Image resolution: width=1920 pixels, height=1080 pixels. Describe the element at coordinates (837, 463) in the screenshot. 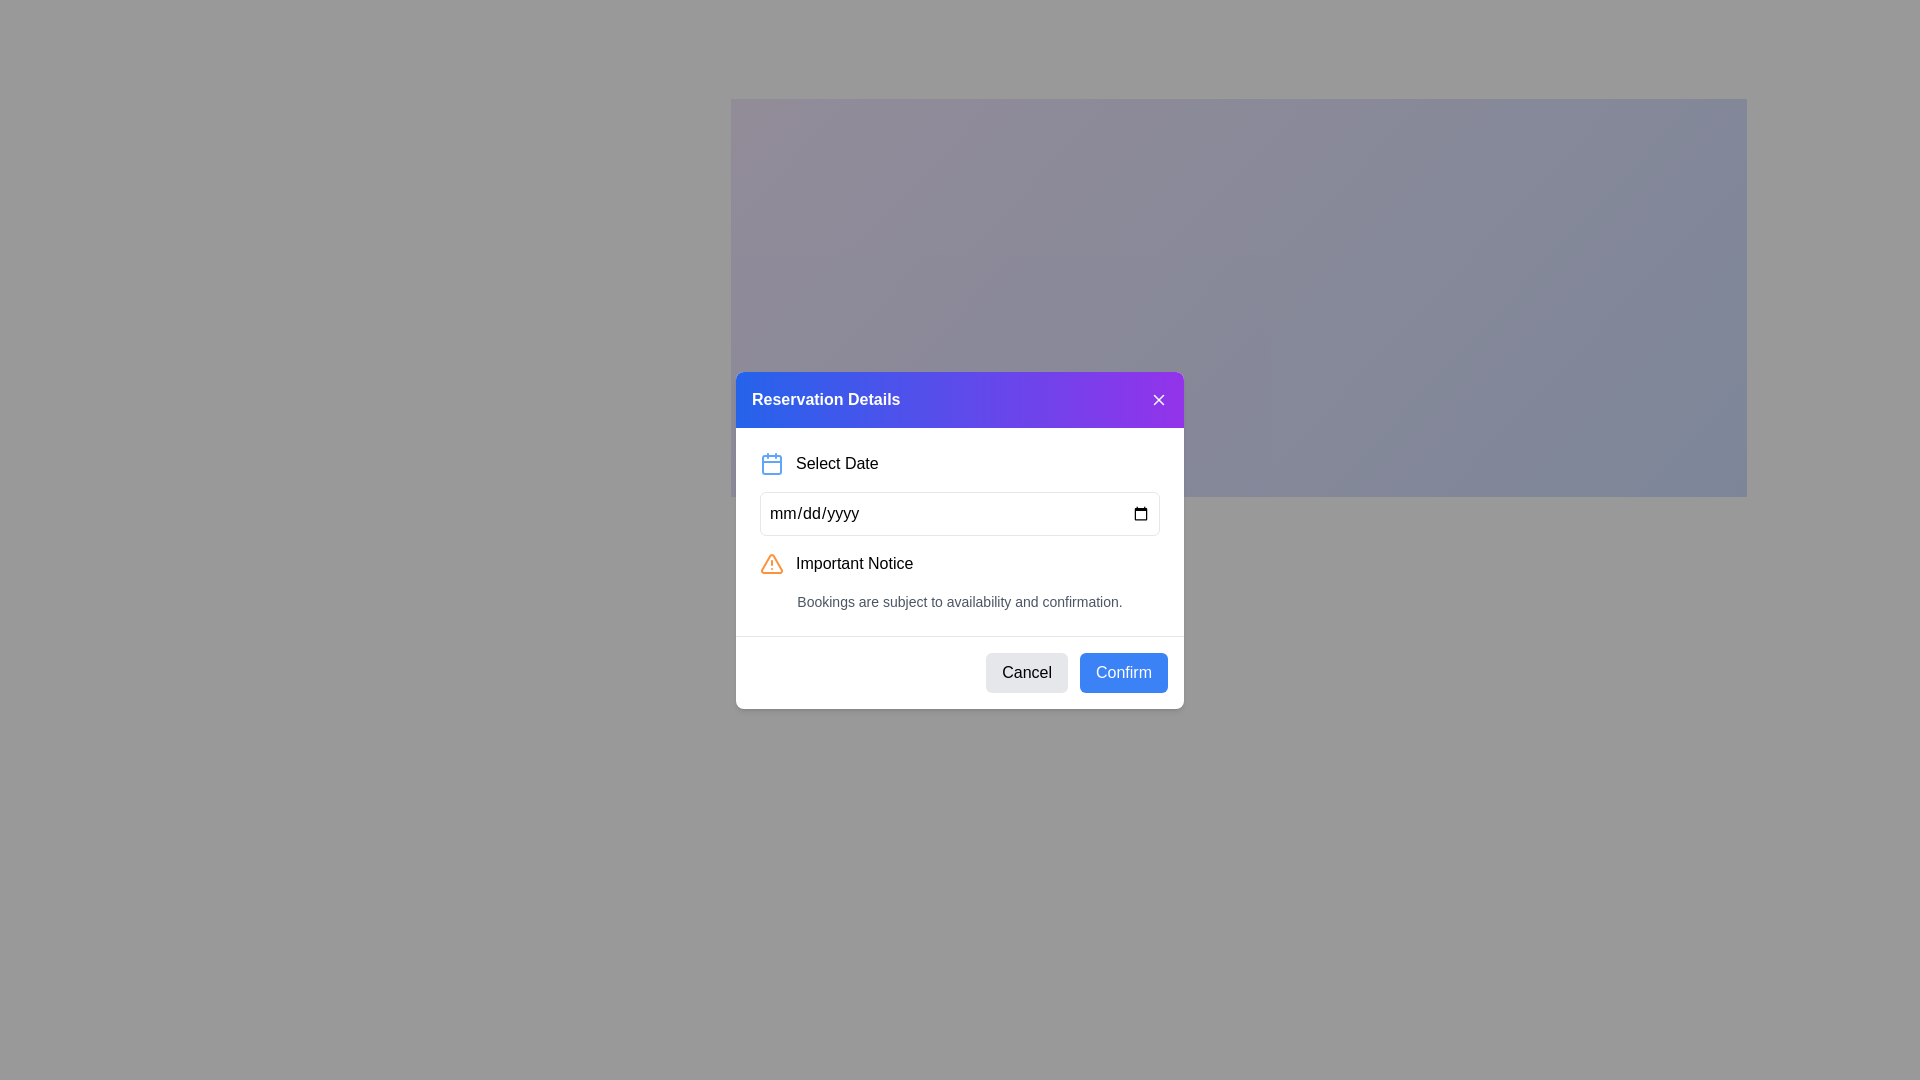

I see `the static text label 'Select Date' which is positioned in the header of the reservation details interface, next to a calendar icon` at that location.